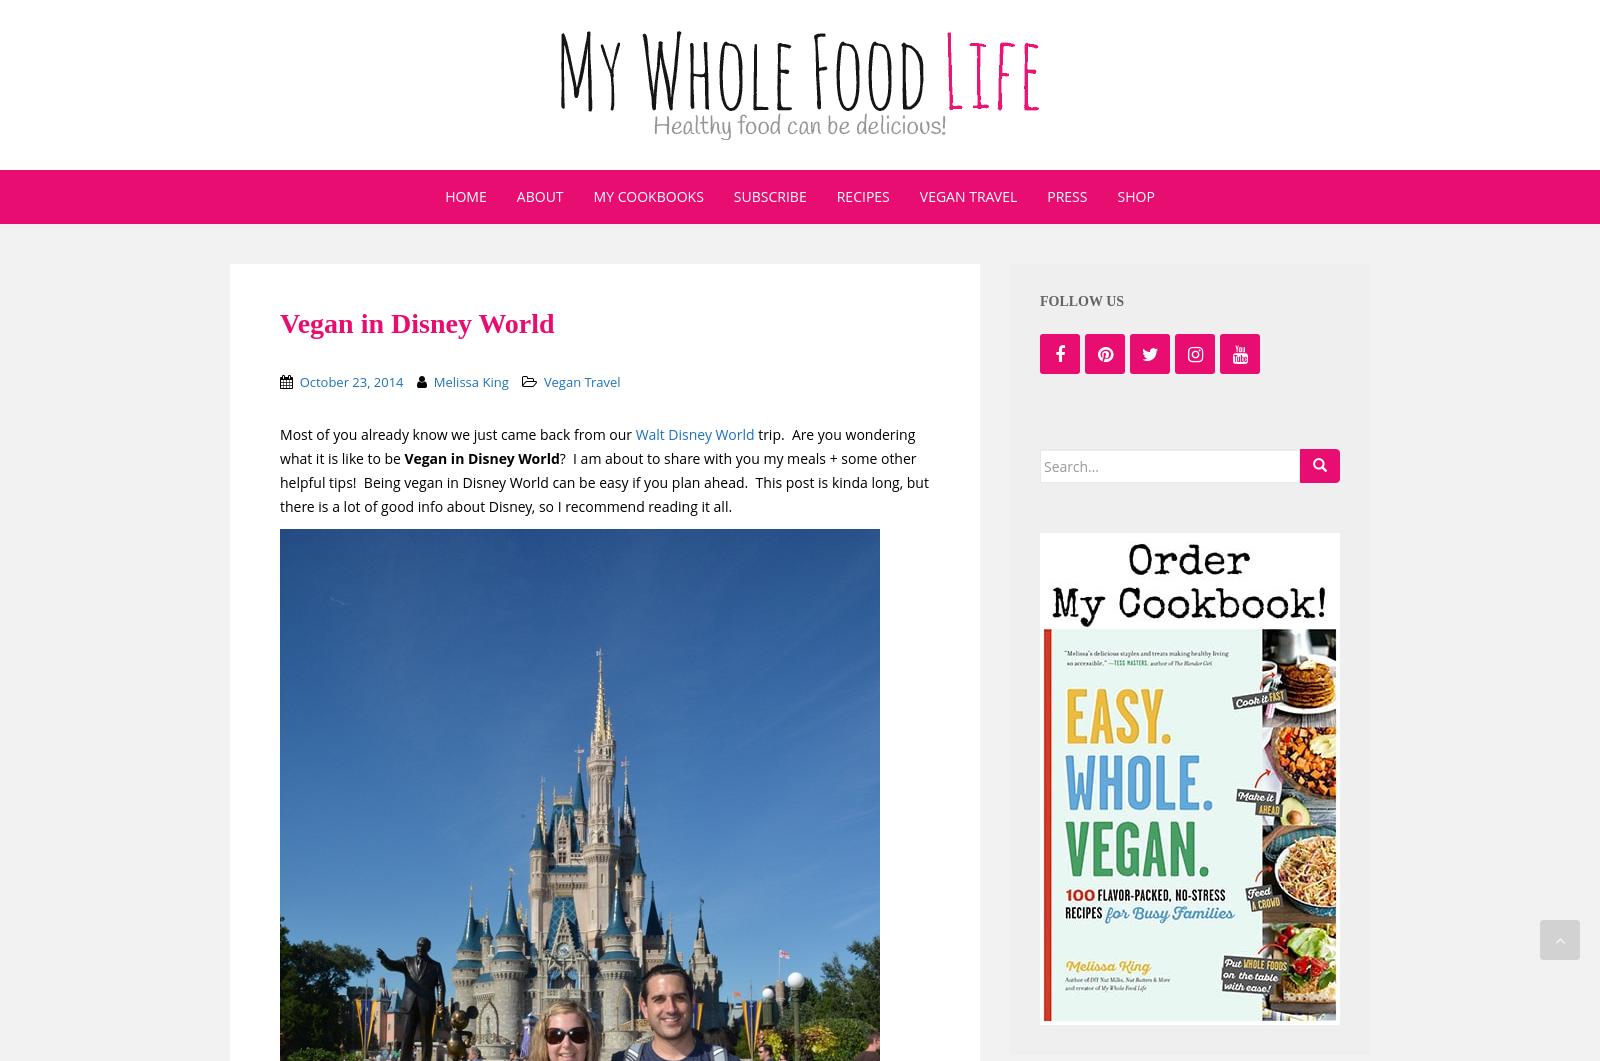 Image resolution: width=1600 pixels, height=1061 pixels. Describe the element at coordinates (861, 195) in the screenshot. I see `'Recipes'` at that location.